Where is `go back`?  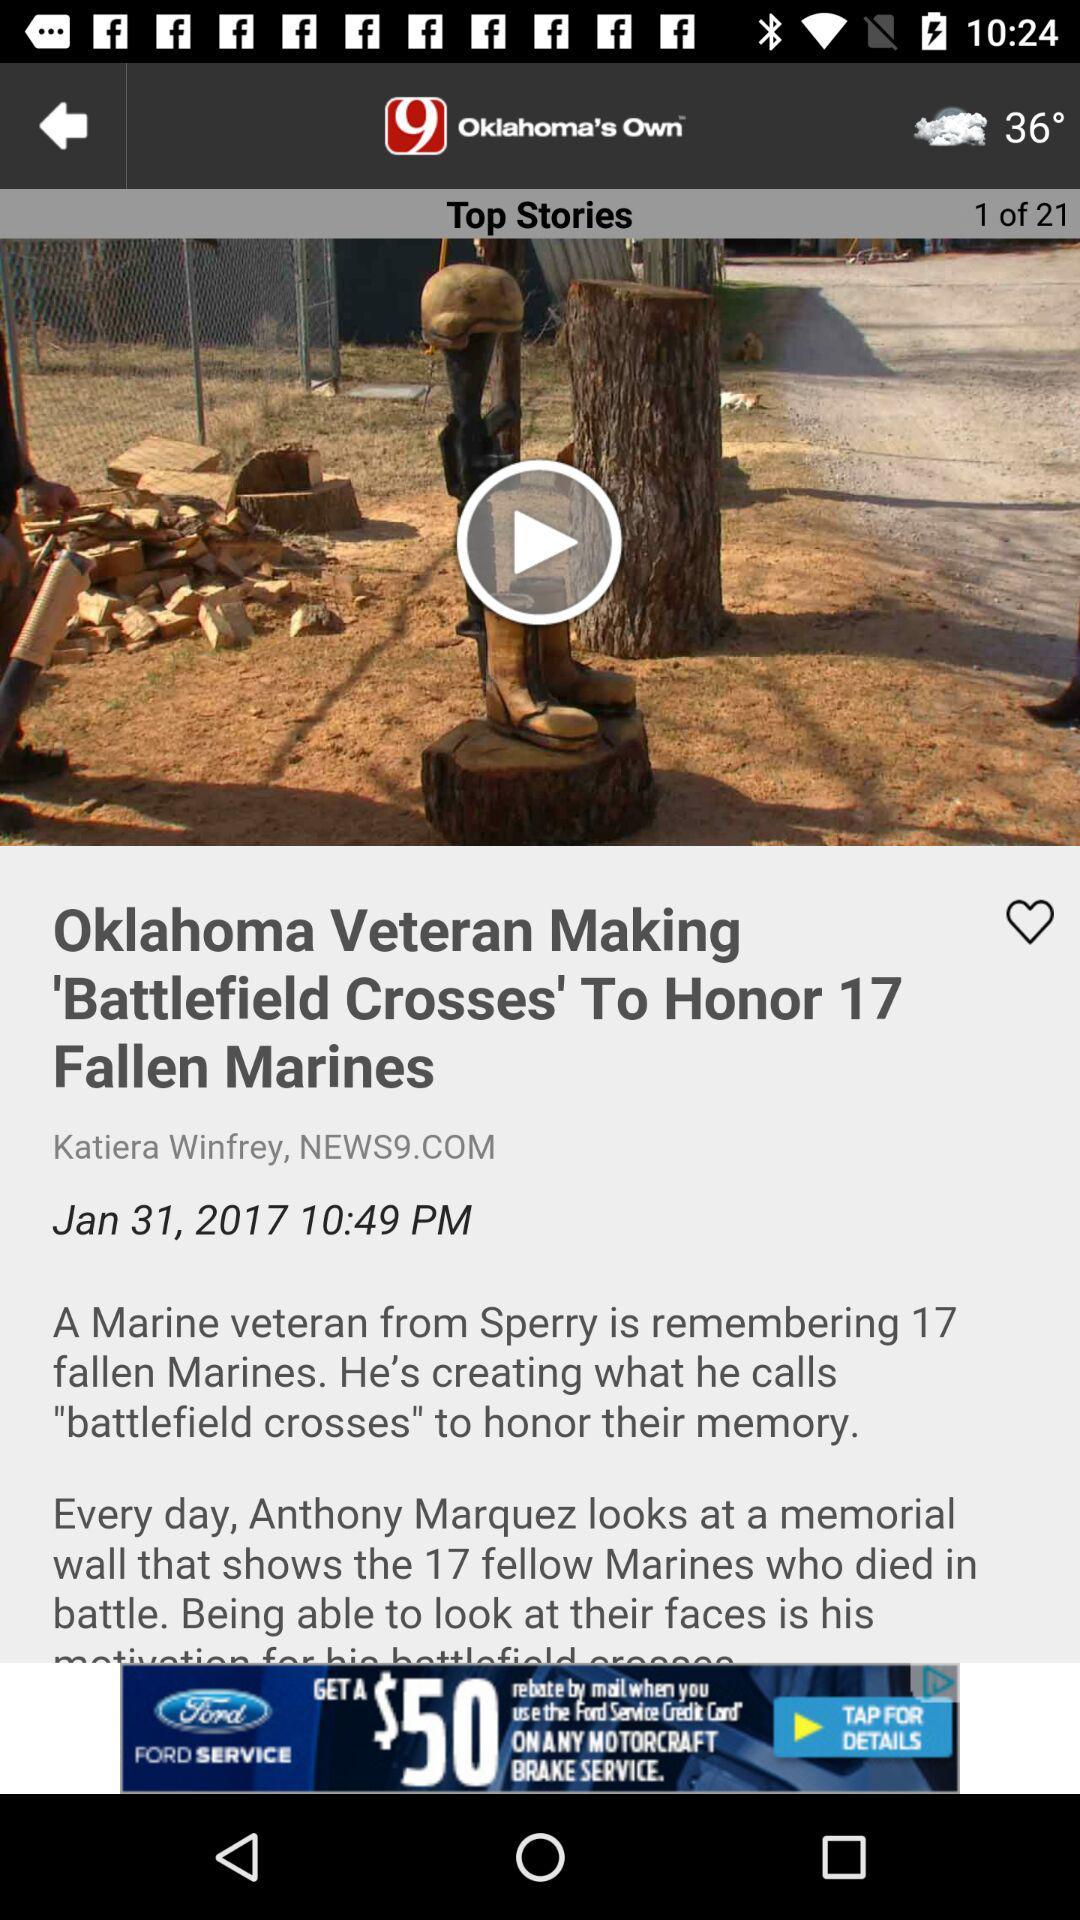 go back is located at coordinates (61, 124).